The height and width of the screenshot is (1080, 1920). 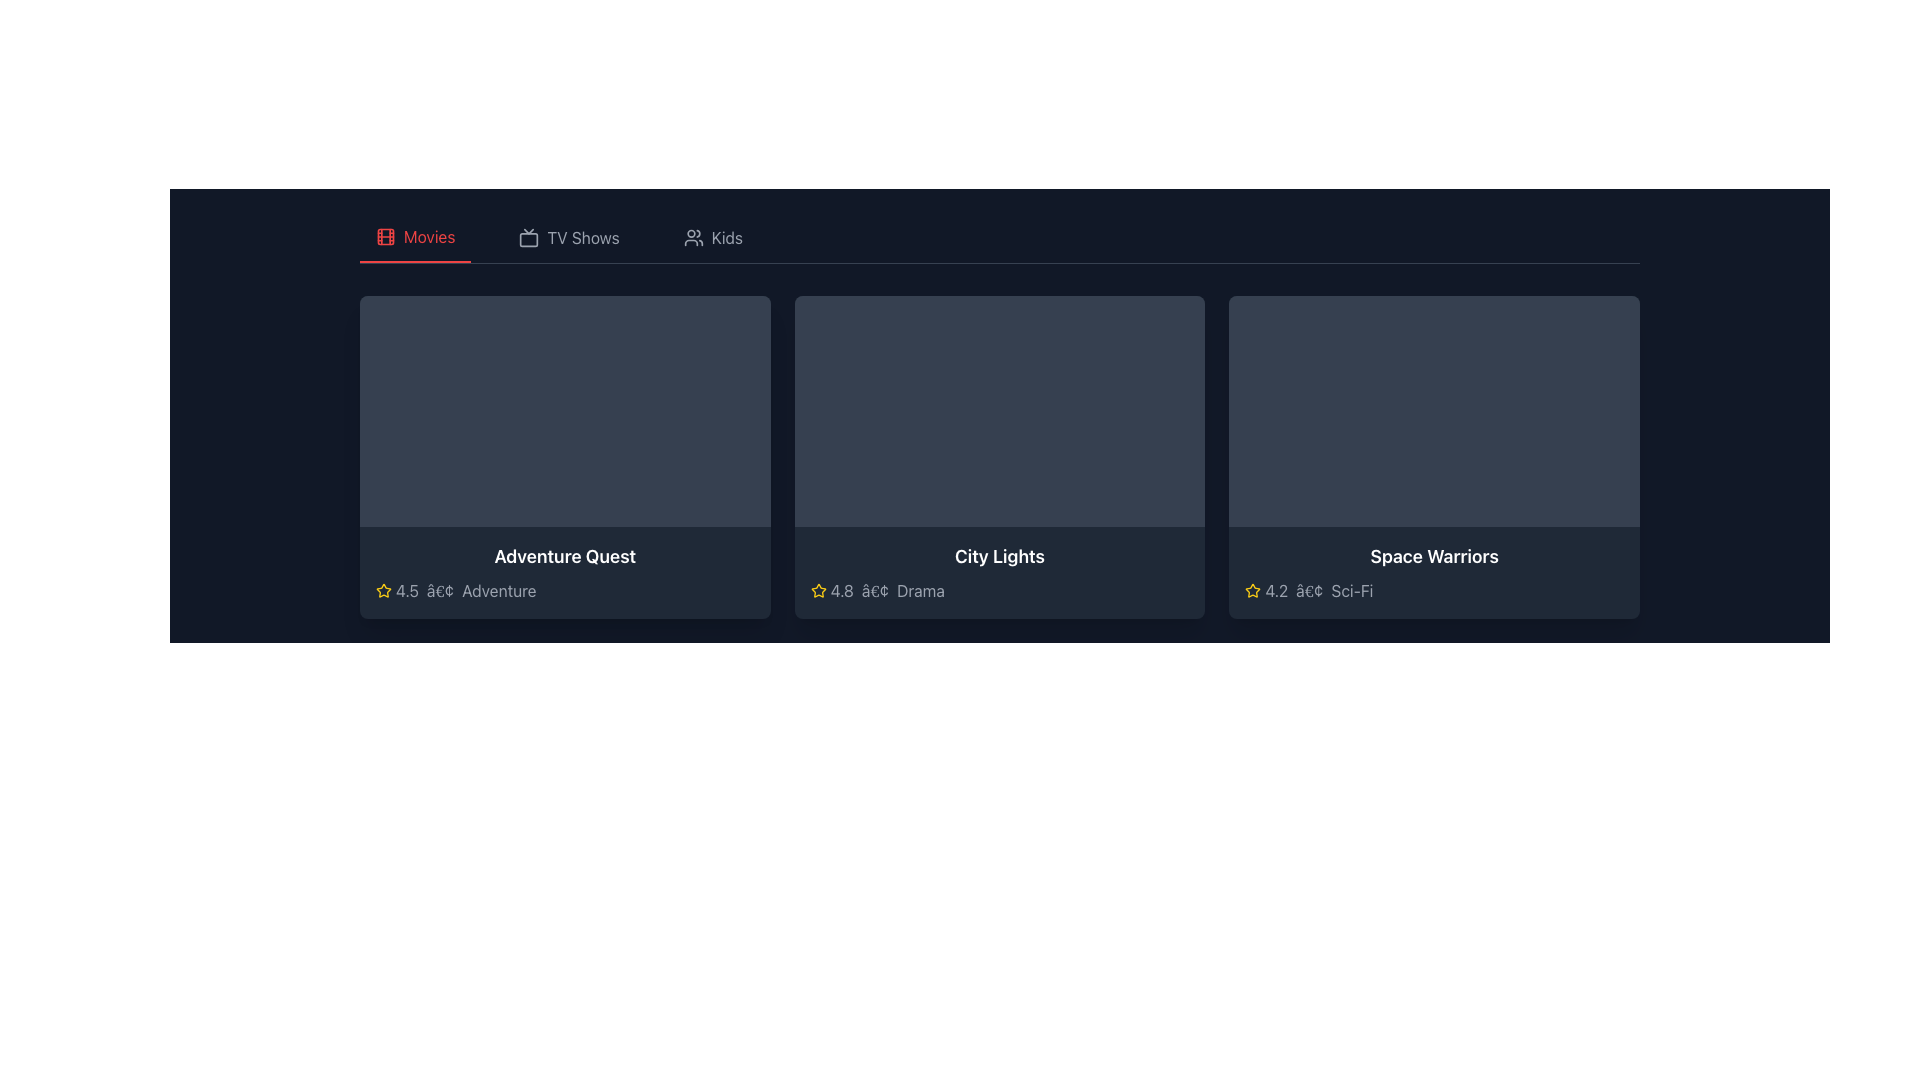 What do you see at coordinates (1433, 572) in the screenshot?
I see `the informational display element that provides movie details, including title, rating, and genre, located at the bottom section of the third card in a horizontally aligned list` at bounding box center [1433, 572].